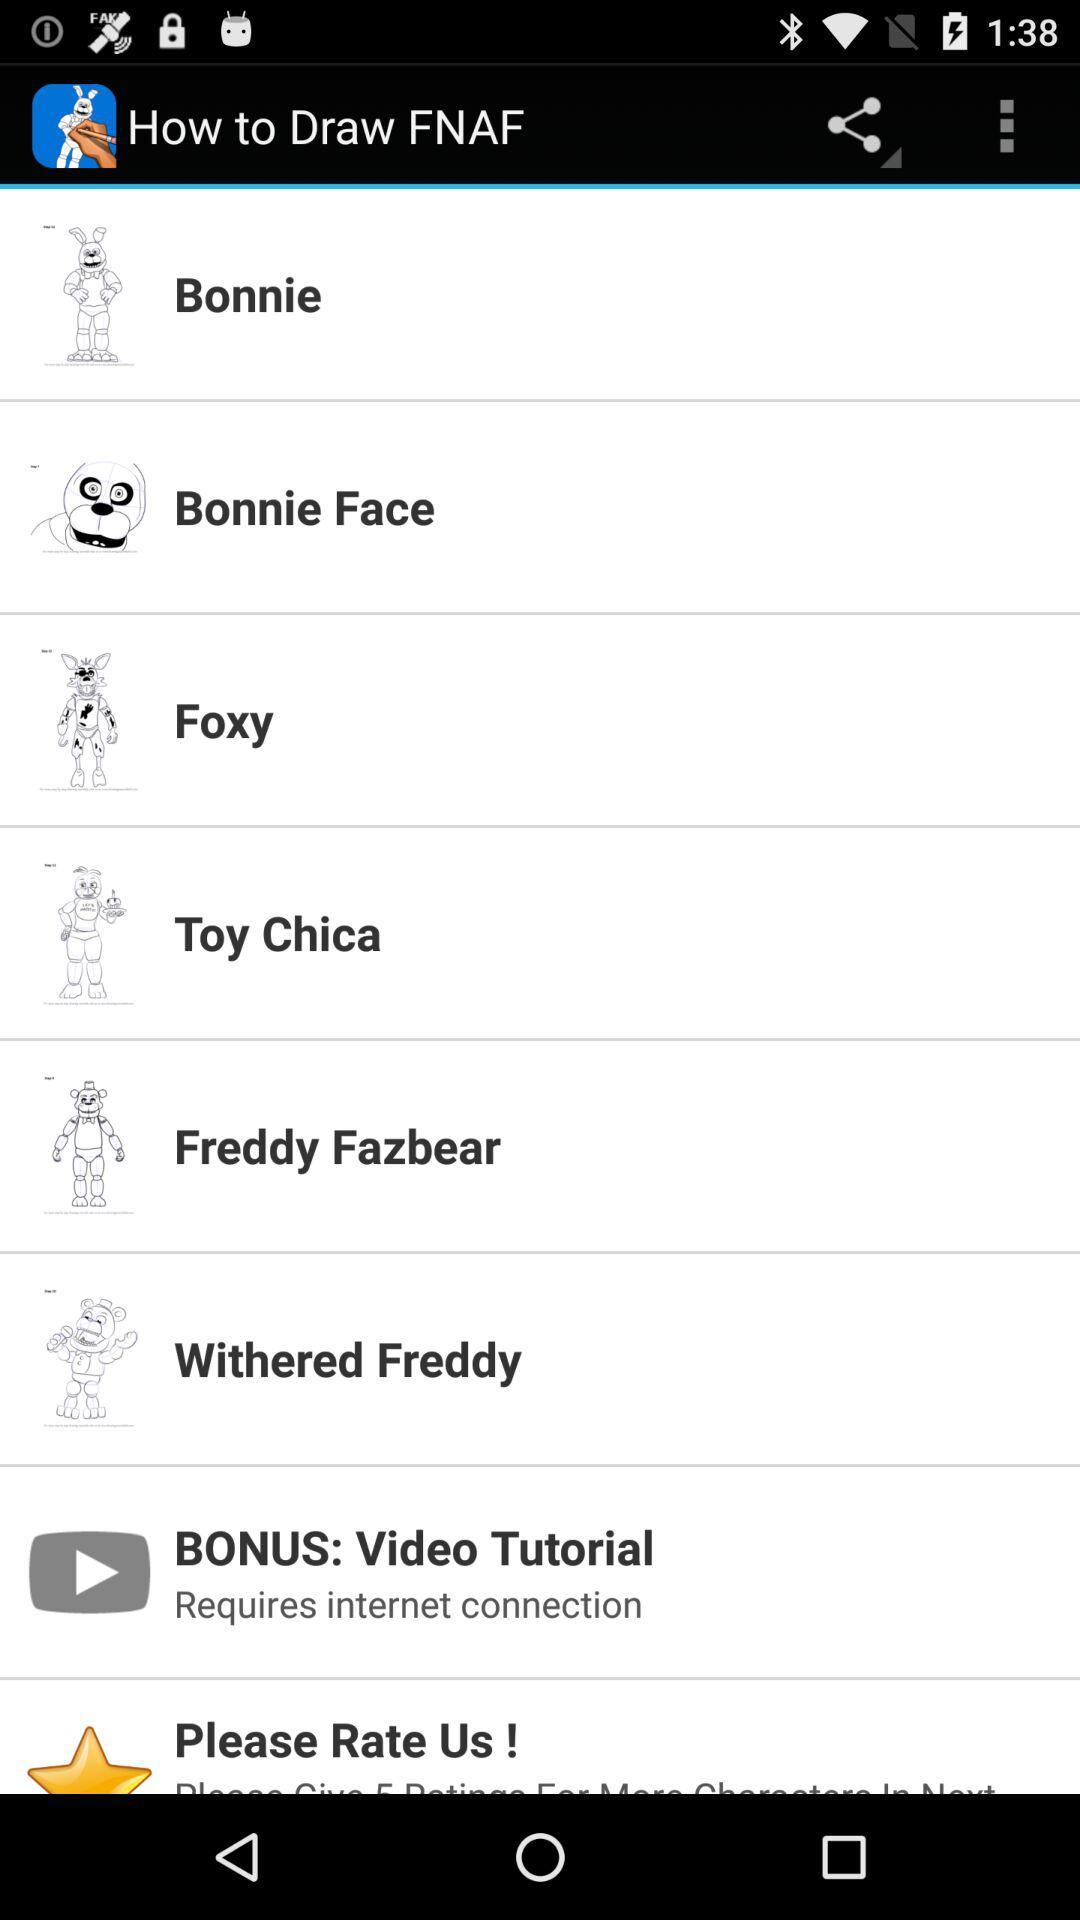 Image resolution: width=1080 pixels, height=1920 pixels. Describe the element at coordinates (613, 1603) in the screenshot. I see `the icon below the bonus: video tutorial app` at that location.